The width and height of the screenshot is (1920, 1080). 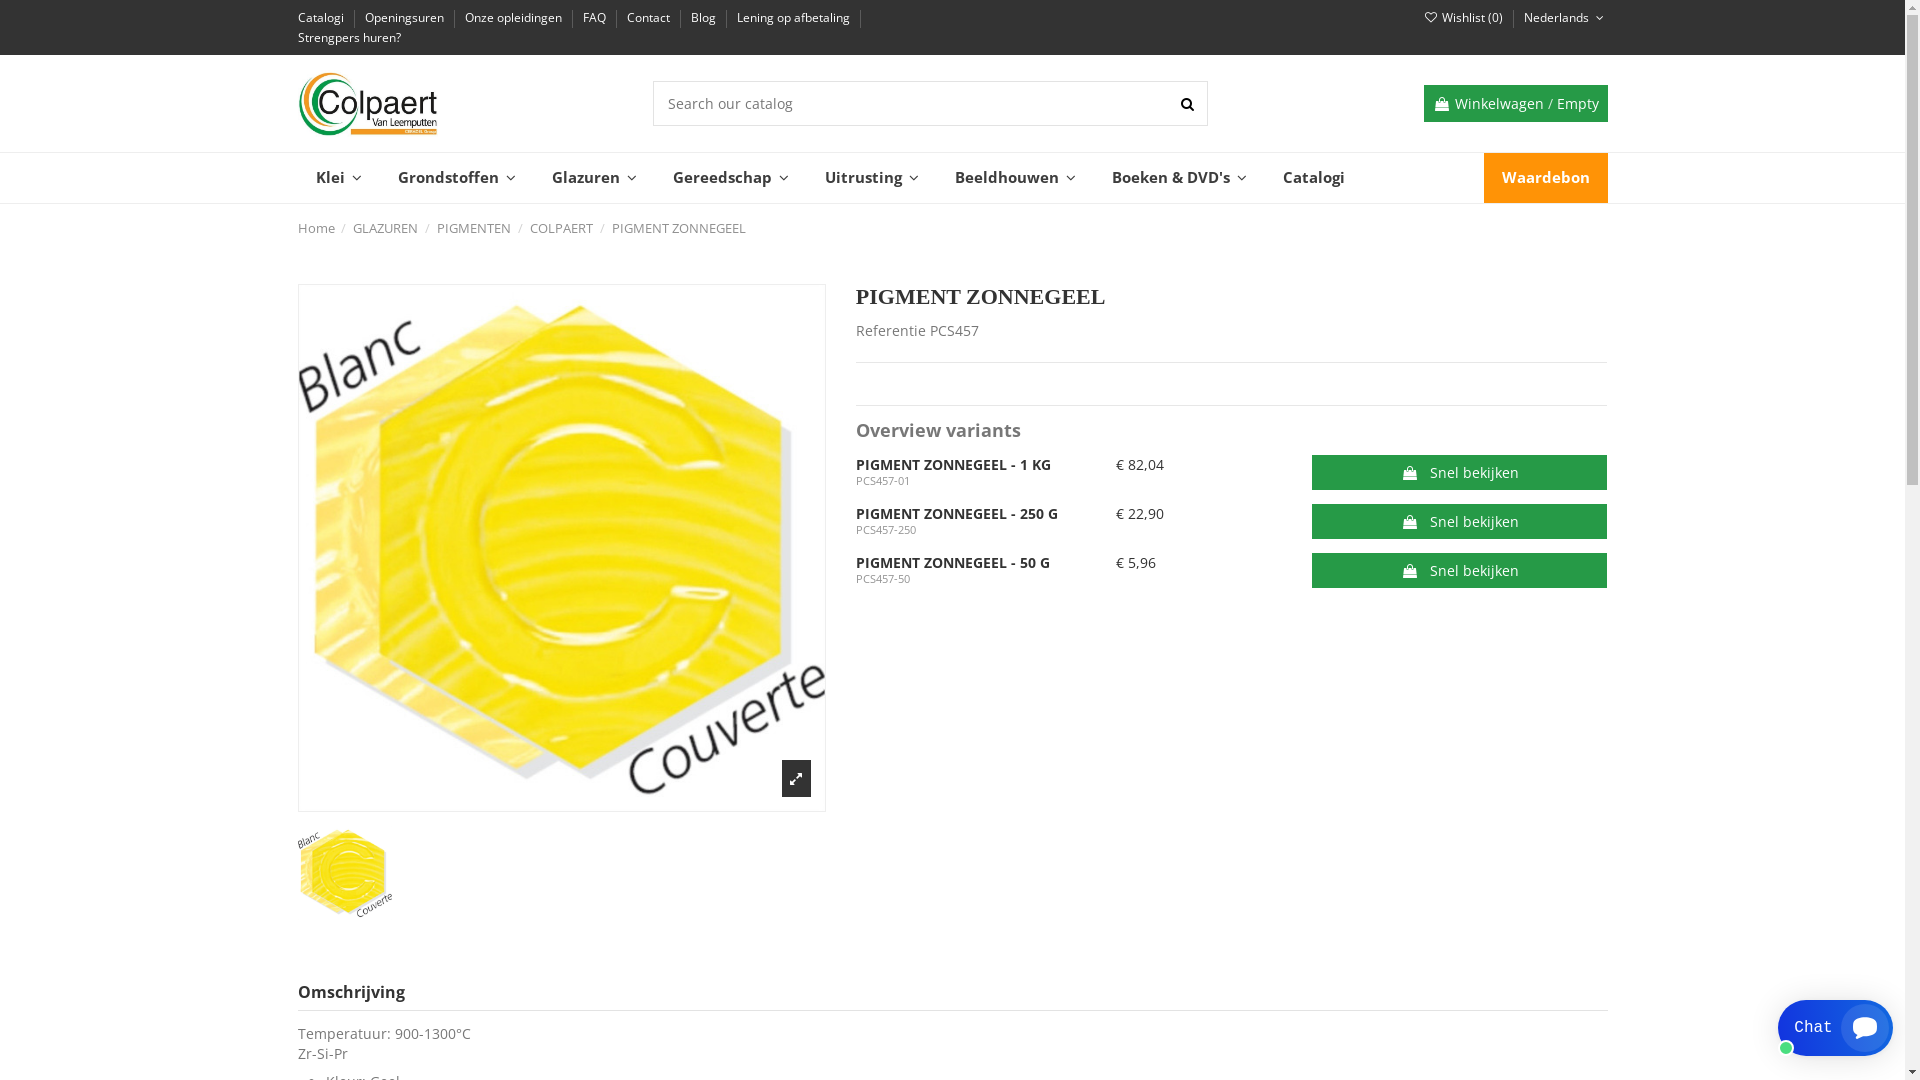 What do you see at coordinates (353, 226) in the screenshot?
I see `'GLAZUREN'` at bounding box center [353, 226].